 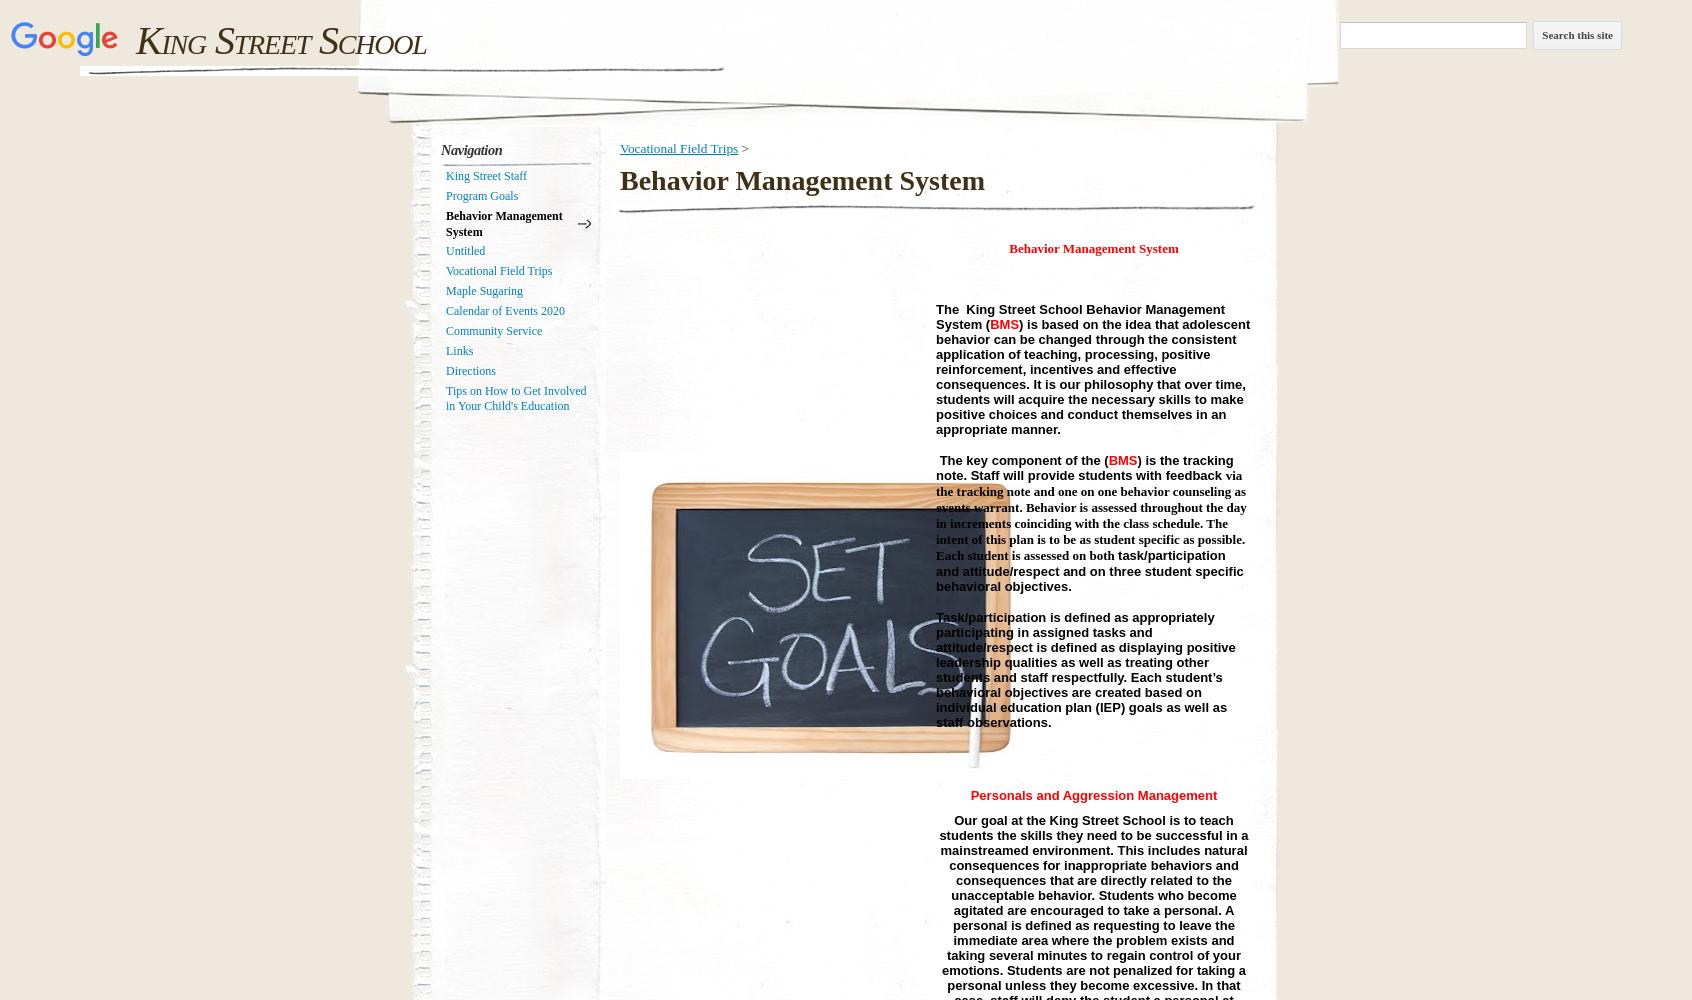 What do you see at coordinates (1081, 713) in the screenshot?
I see `'EP) goals as well as staff observations.'` at bounding box center [1081, 713].